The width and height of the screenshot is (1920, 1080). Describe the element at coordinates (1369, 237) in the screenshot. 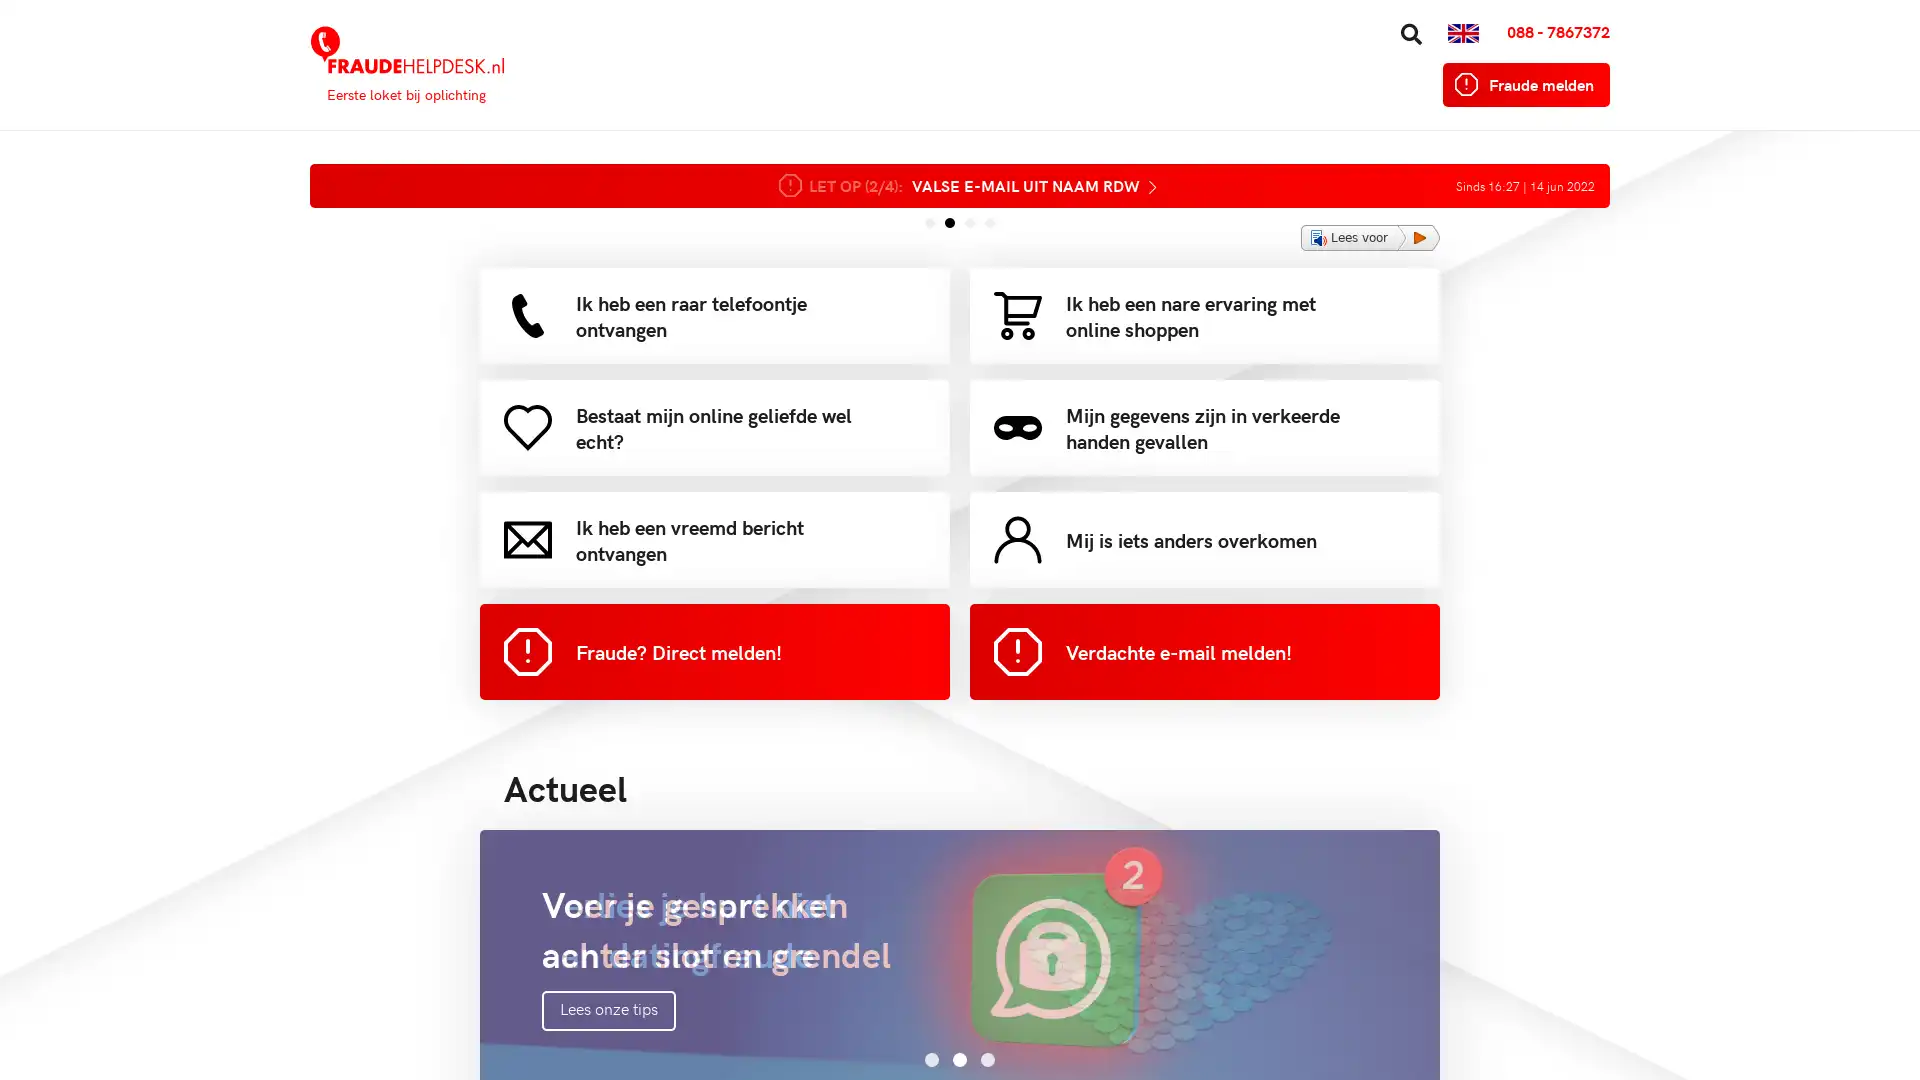

I see `Lees voor` at that location.